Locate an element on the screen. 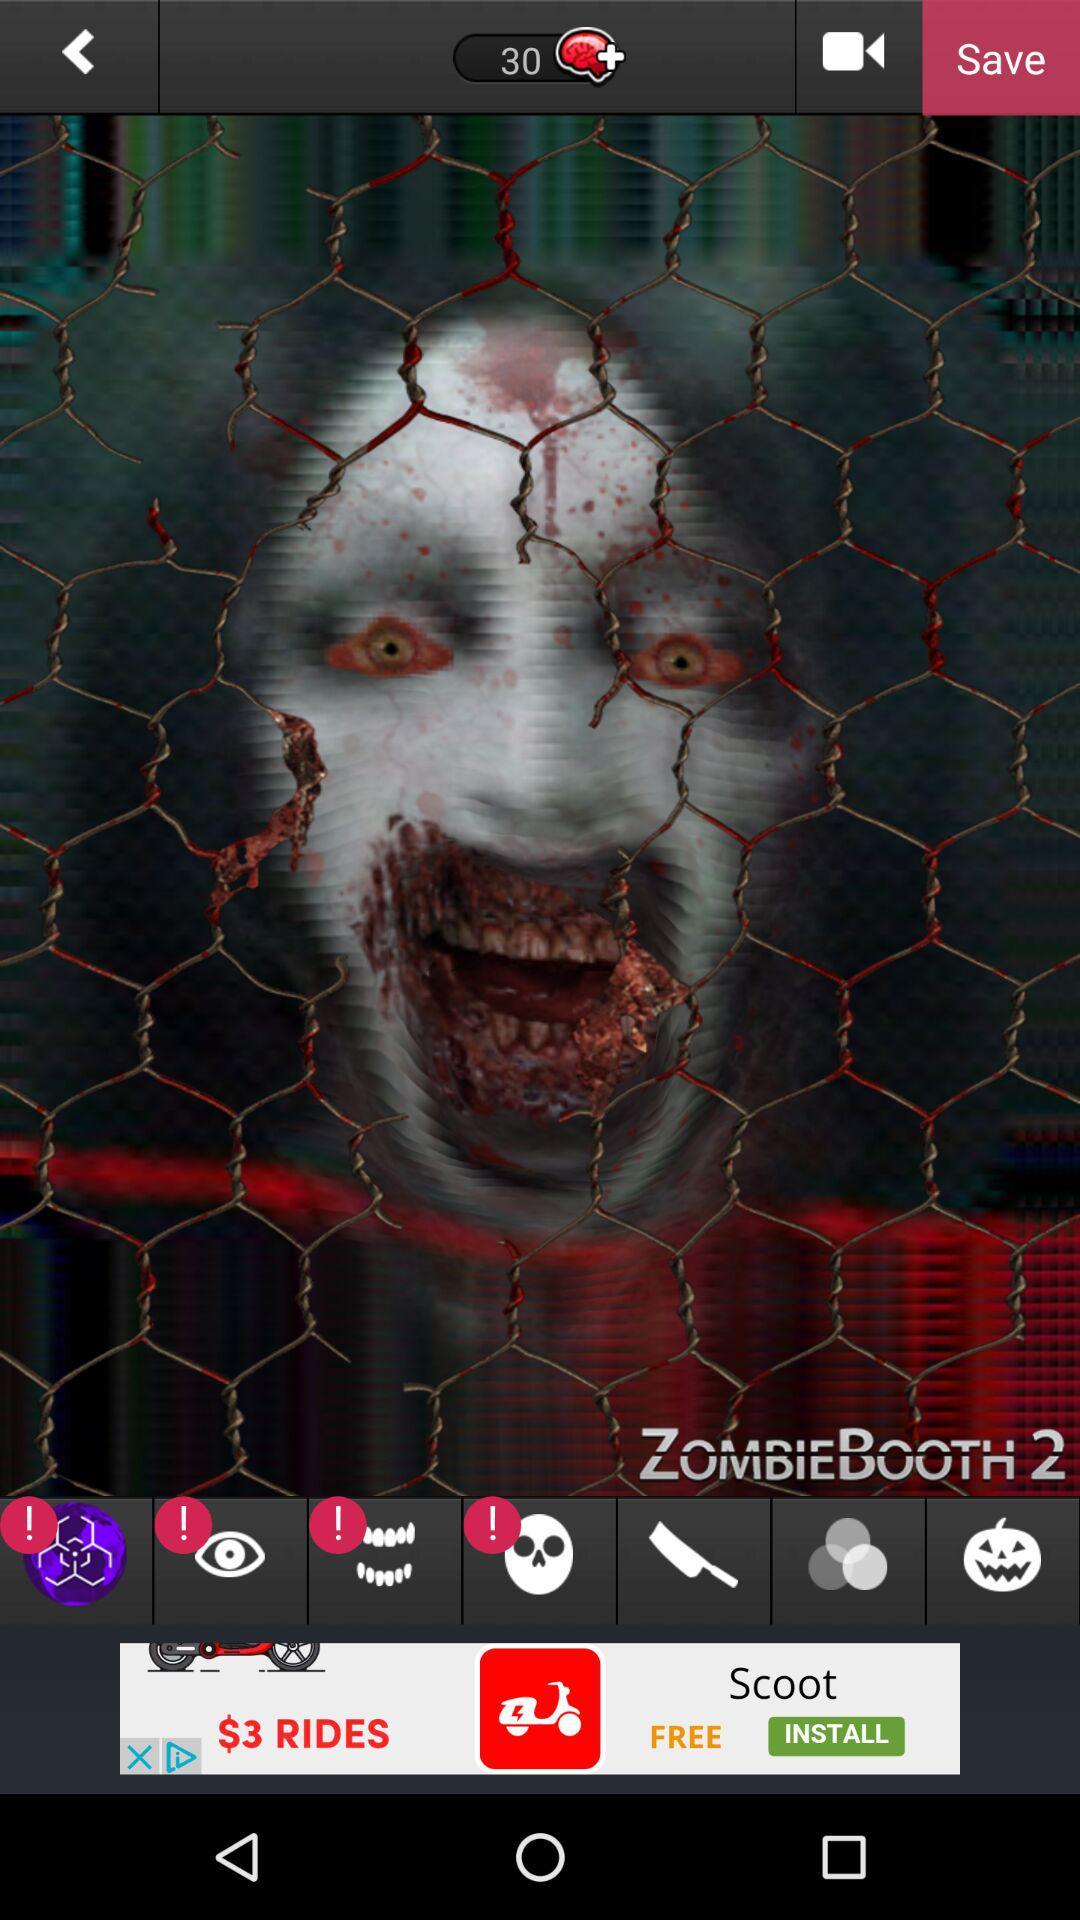 Image resolution: width=1080 pixels, height=1920 pixels. previous page is located at coordinates (77, 57).